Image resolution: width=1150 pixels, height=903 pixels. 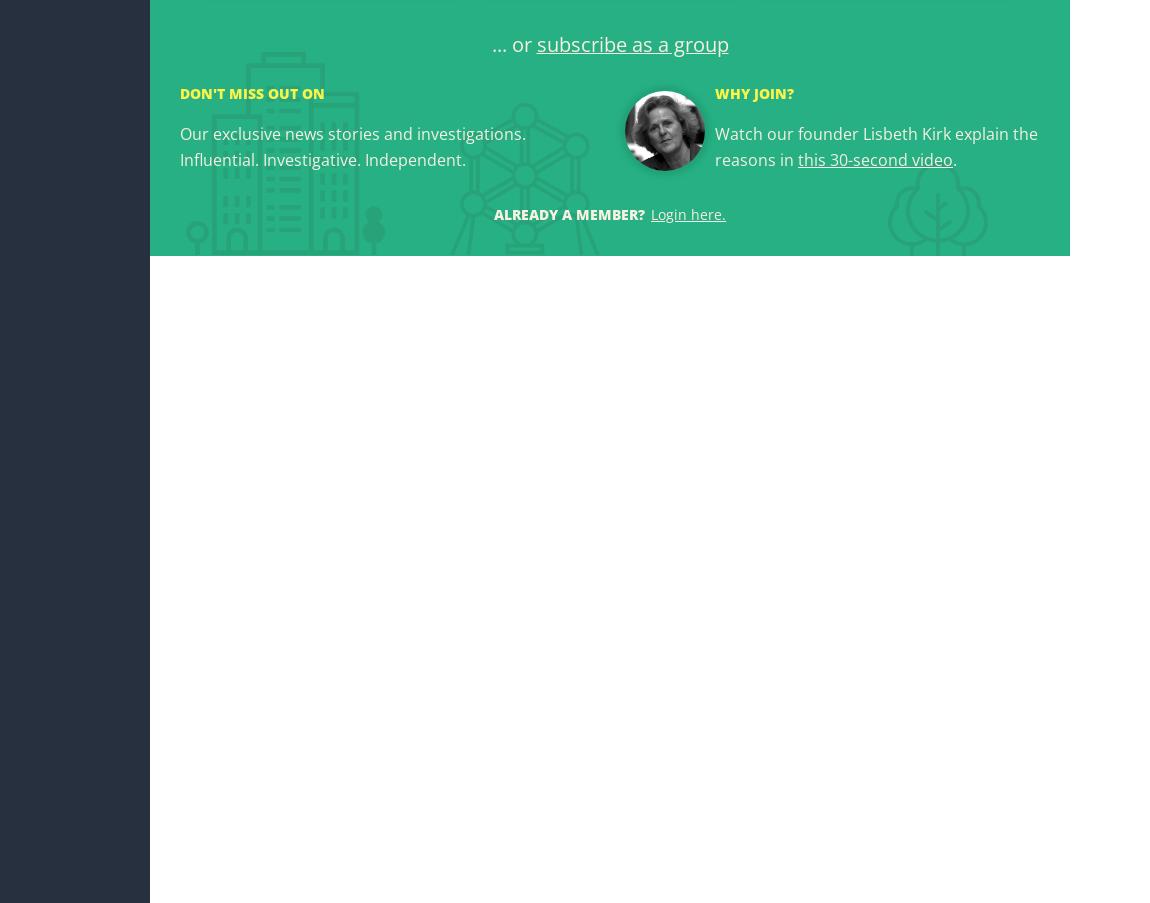 I want to click on 'Putin should be enrolled in efforts to stabilise Libya, Syria and Iraq – ending his Ukraine-related international isolation – provided the ceasefire is fully respected, Renzi has said.', so click(x=488, y=590).